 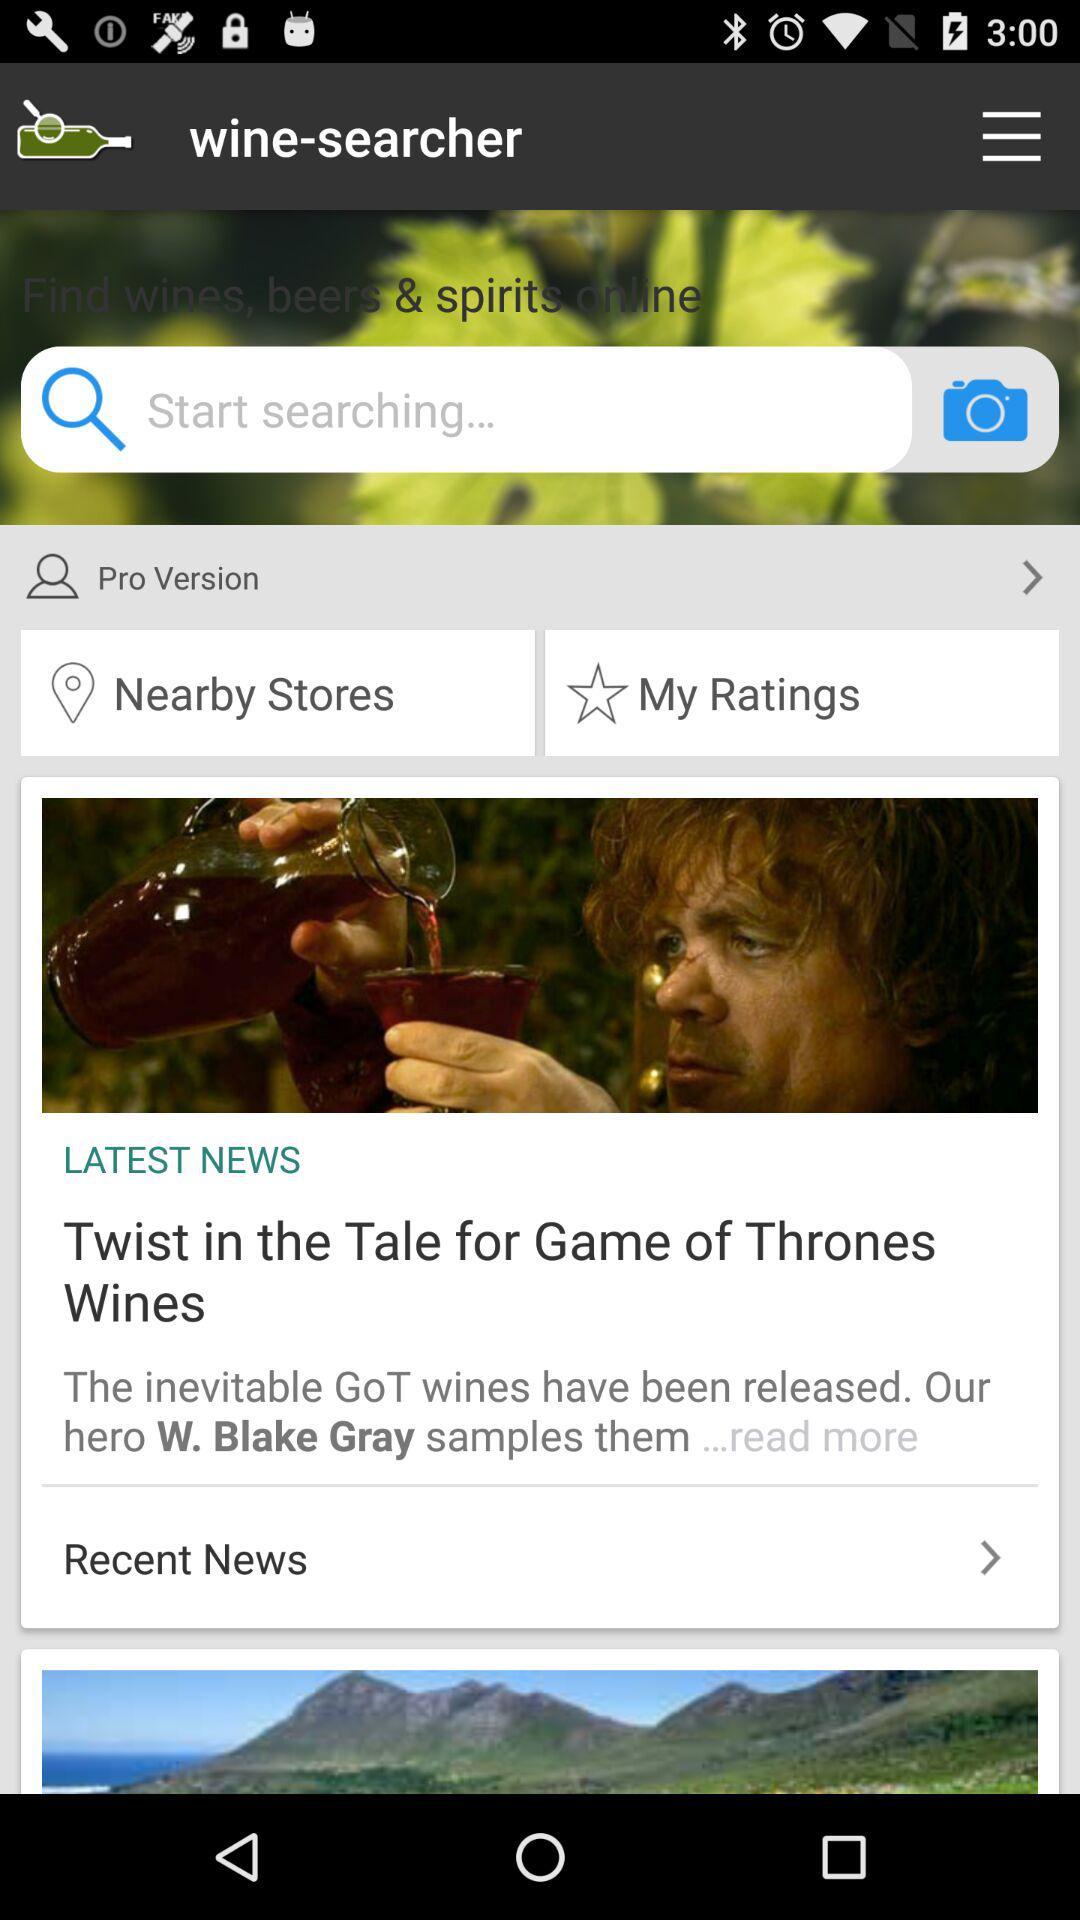 I want to click on item below the pro version item, so click(x=277, y=692).